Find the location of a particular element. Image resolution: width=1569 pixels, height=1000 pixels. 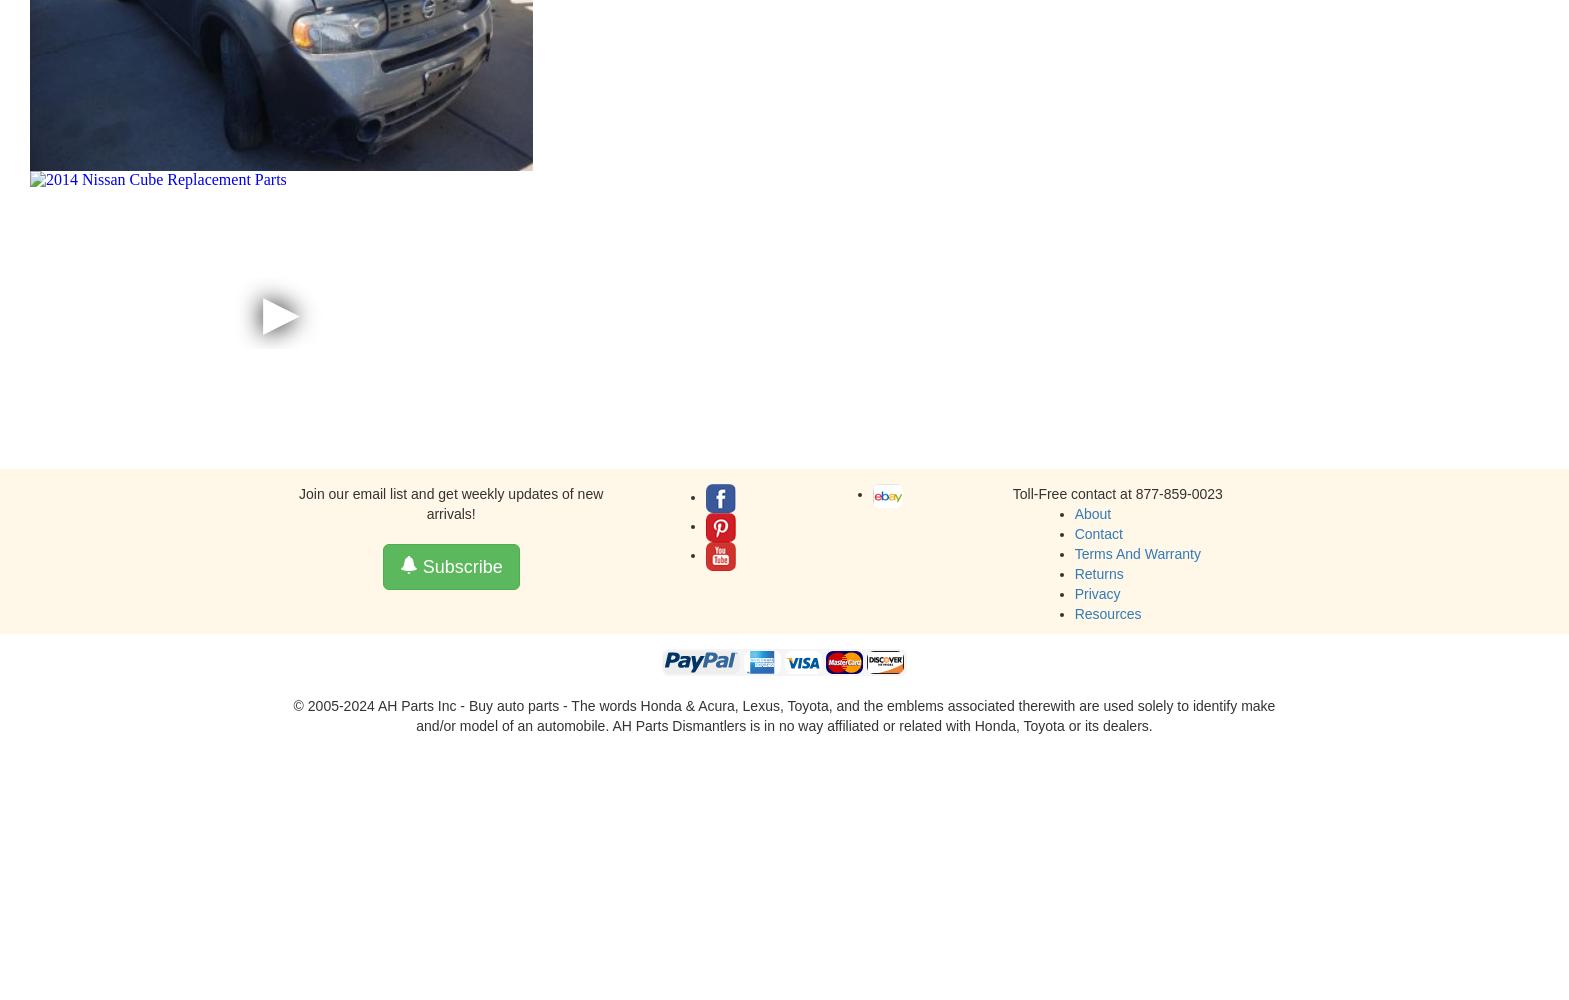

'Terms And Warranty' is located at coordinates (1137, 553).